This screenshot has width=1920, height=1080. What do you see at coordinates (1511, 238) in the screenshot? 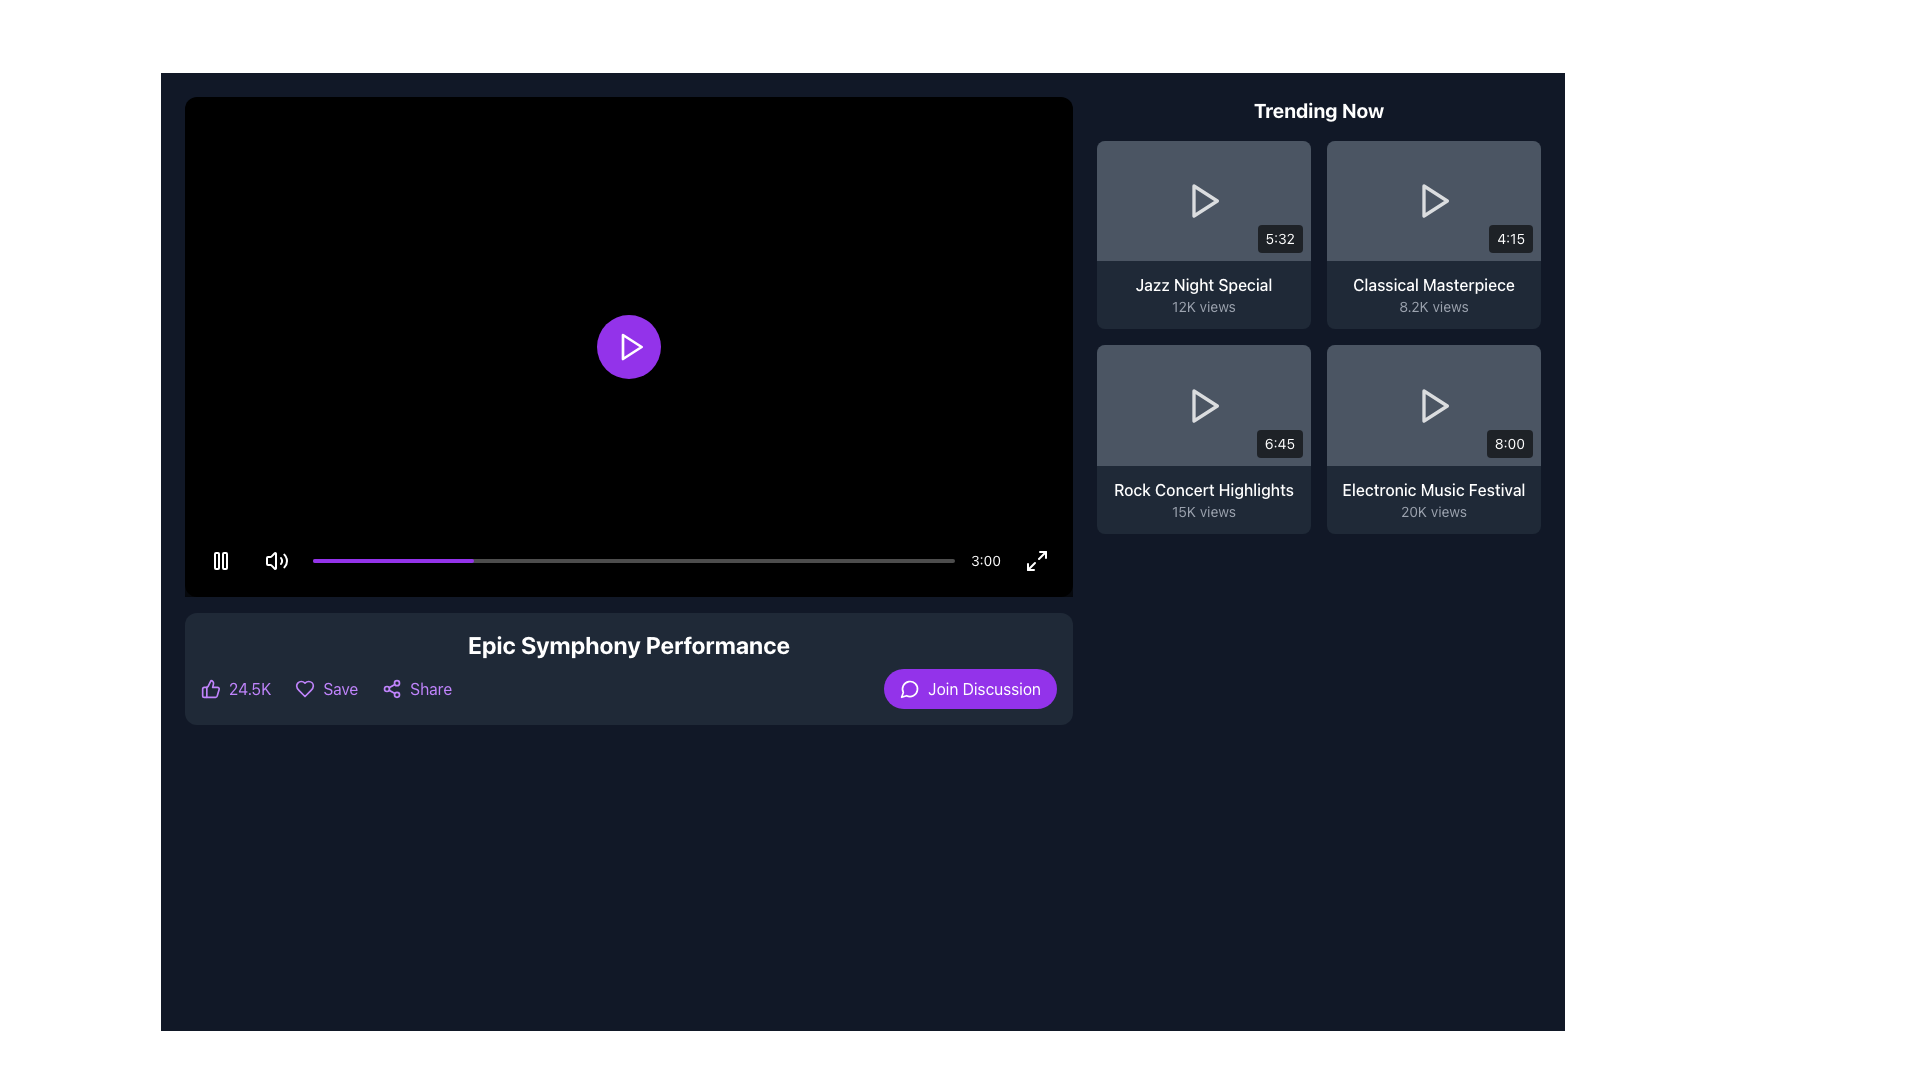
I see `the badge displaying the video duration located at the bottom-right corner of the video thumbnail interface` at bounding box center [1511, 238].